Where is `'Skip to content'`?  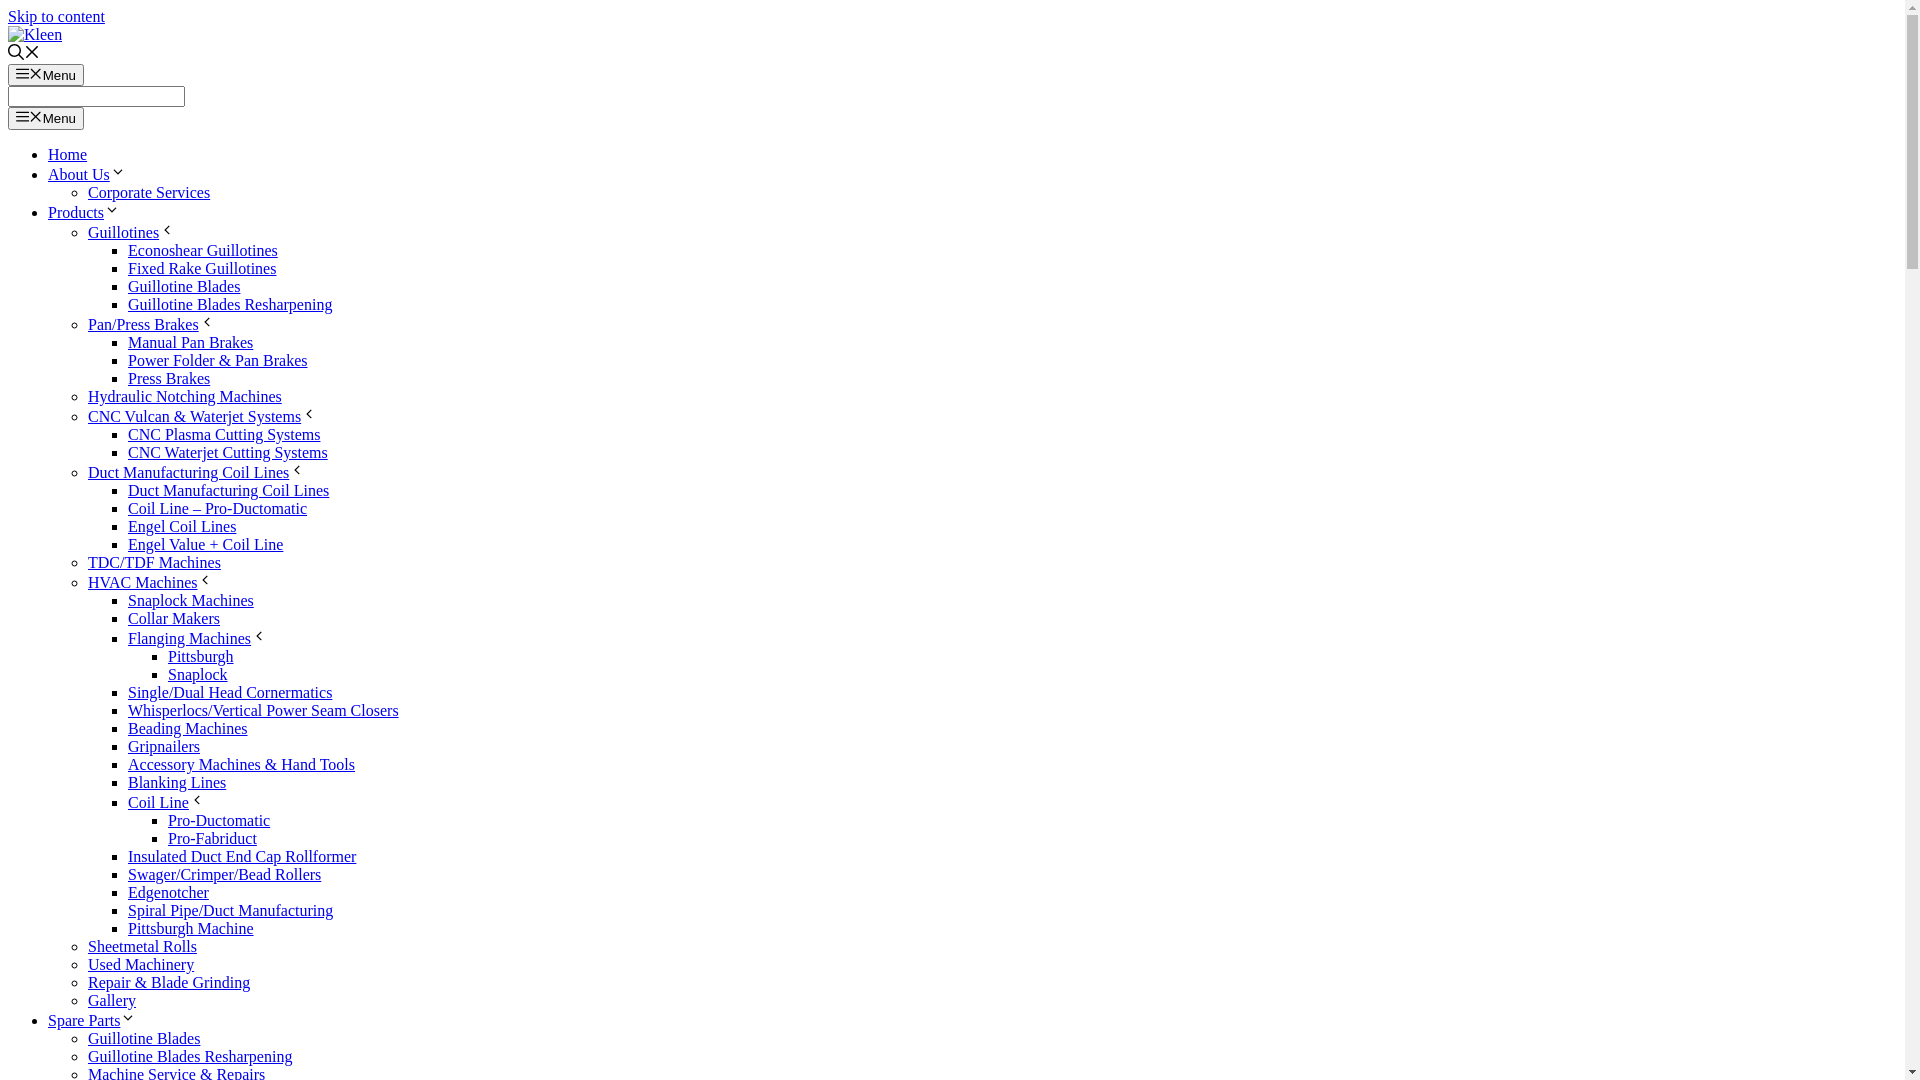 'Skip to content' is located at coordinates (56, 16).